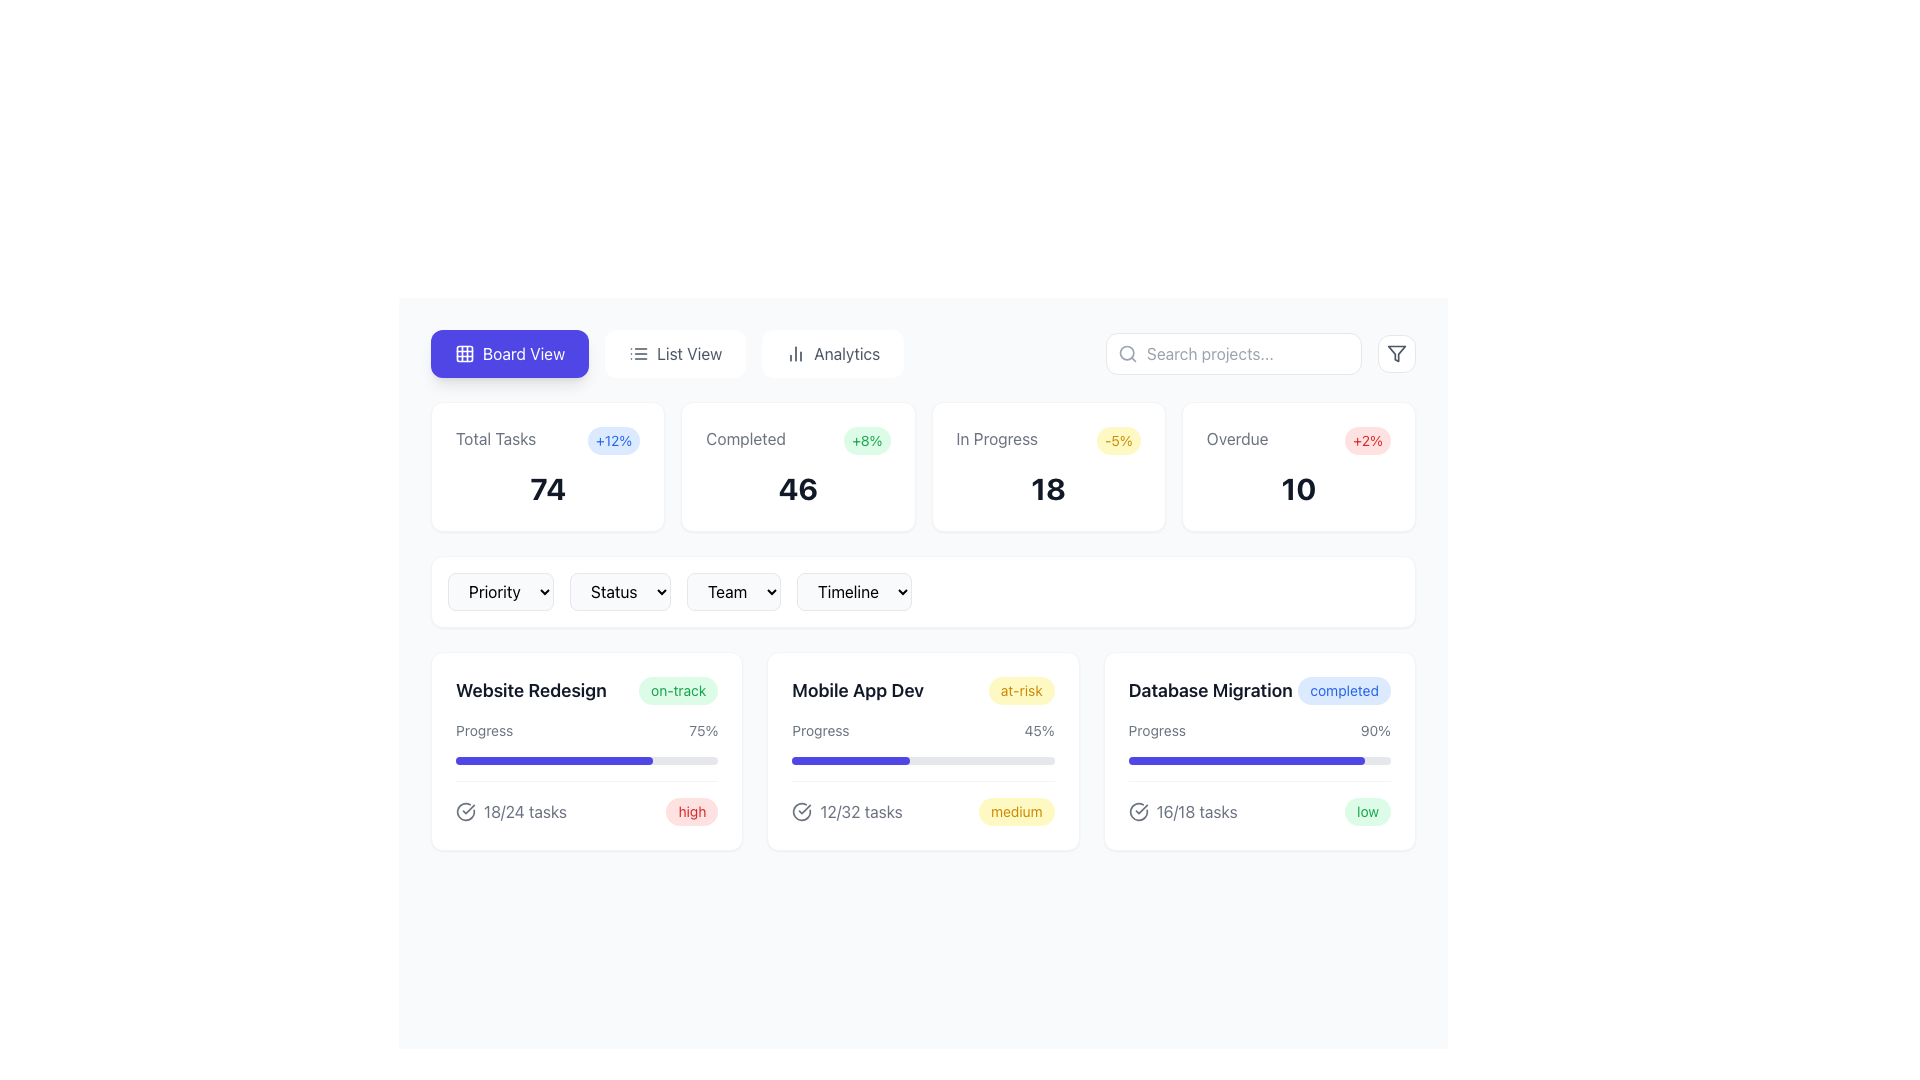 The width and height of the screenshot is (1920, 1080). What do you see at coordinates (1021, 689) in the screenshot?
I see `the pill-shaped badge with a yellow background and text reading 'at-risk', located to the right of the 'Mobile App Dev' title in the second row of content cards` at bounding box center [1021, 689].